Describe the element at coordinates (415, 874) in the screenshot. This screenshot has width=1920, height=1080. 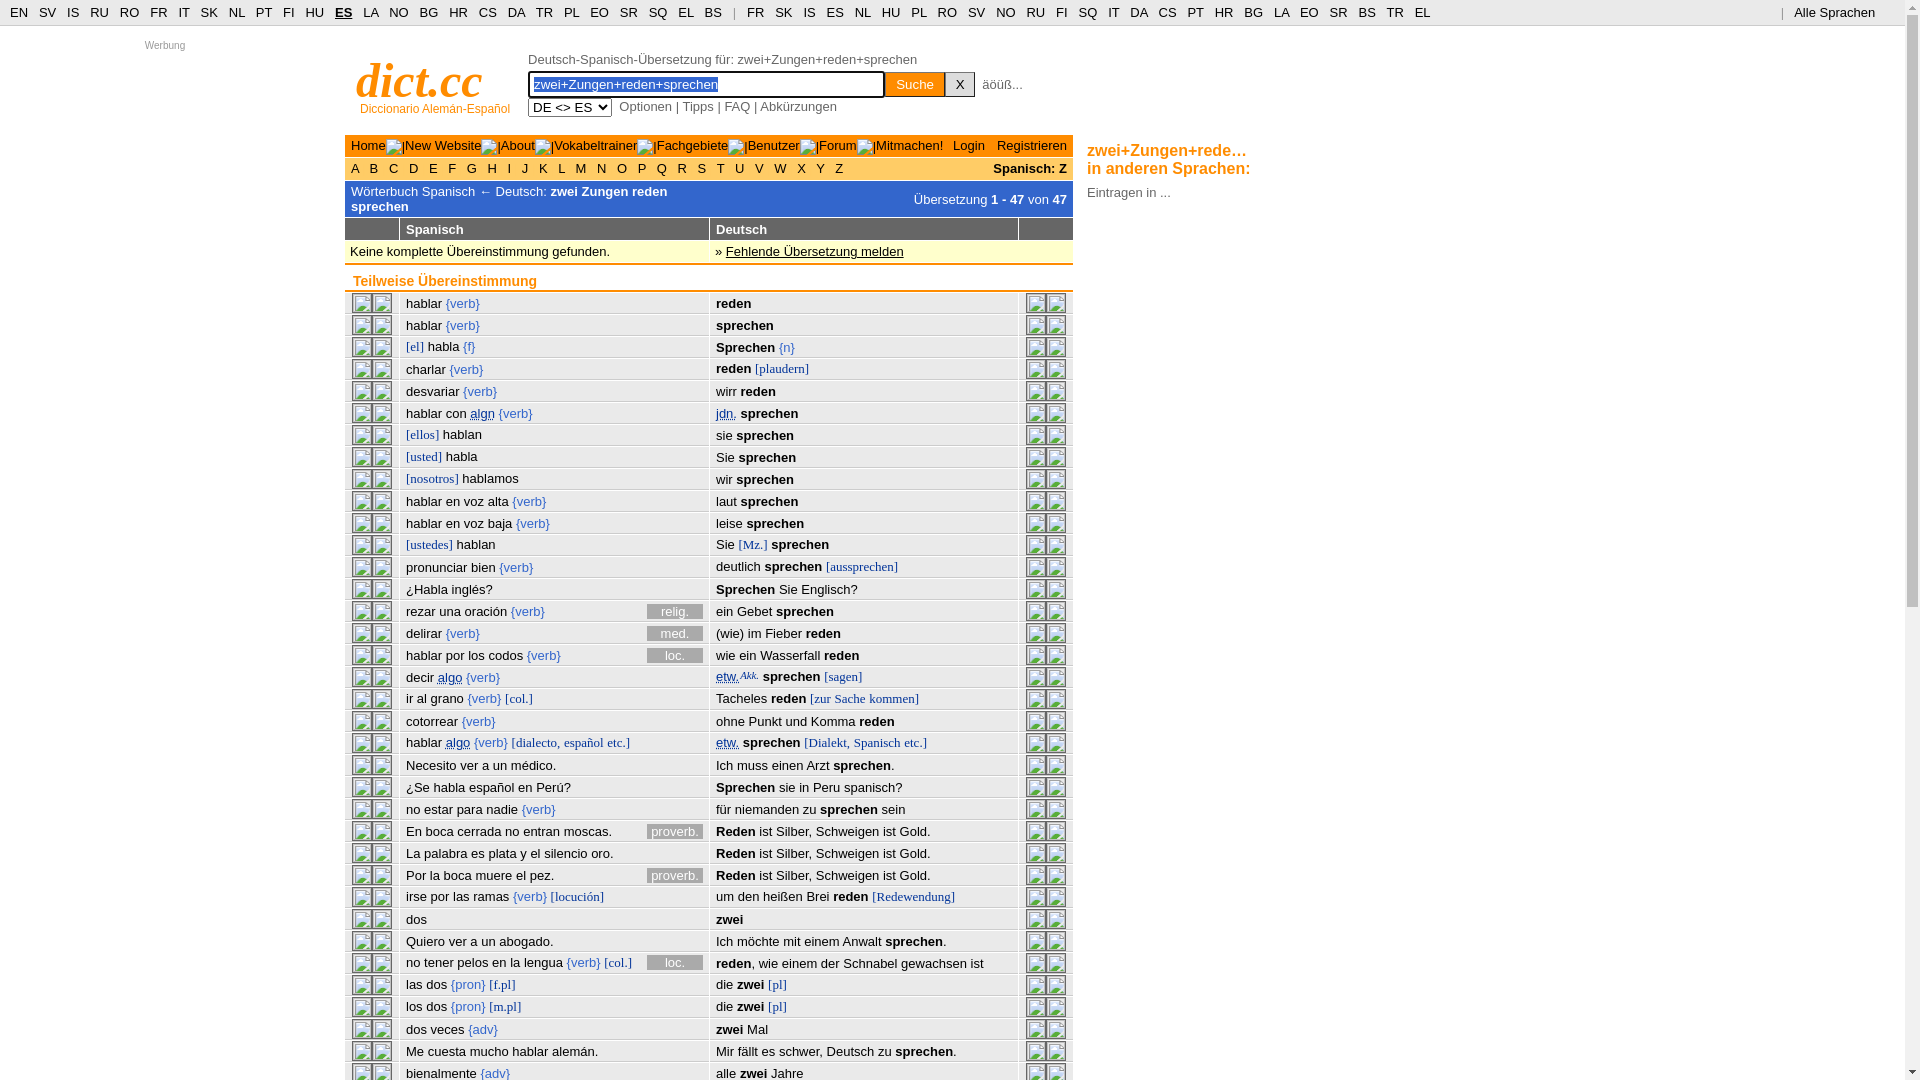
I see `'Por'` at that location.